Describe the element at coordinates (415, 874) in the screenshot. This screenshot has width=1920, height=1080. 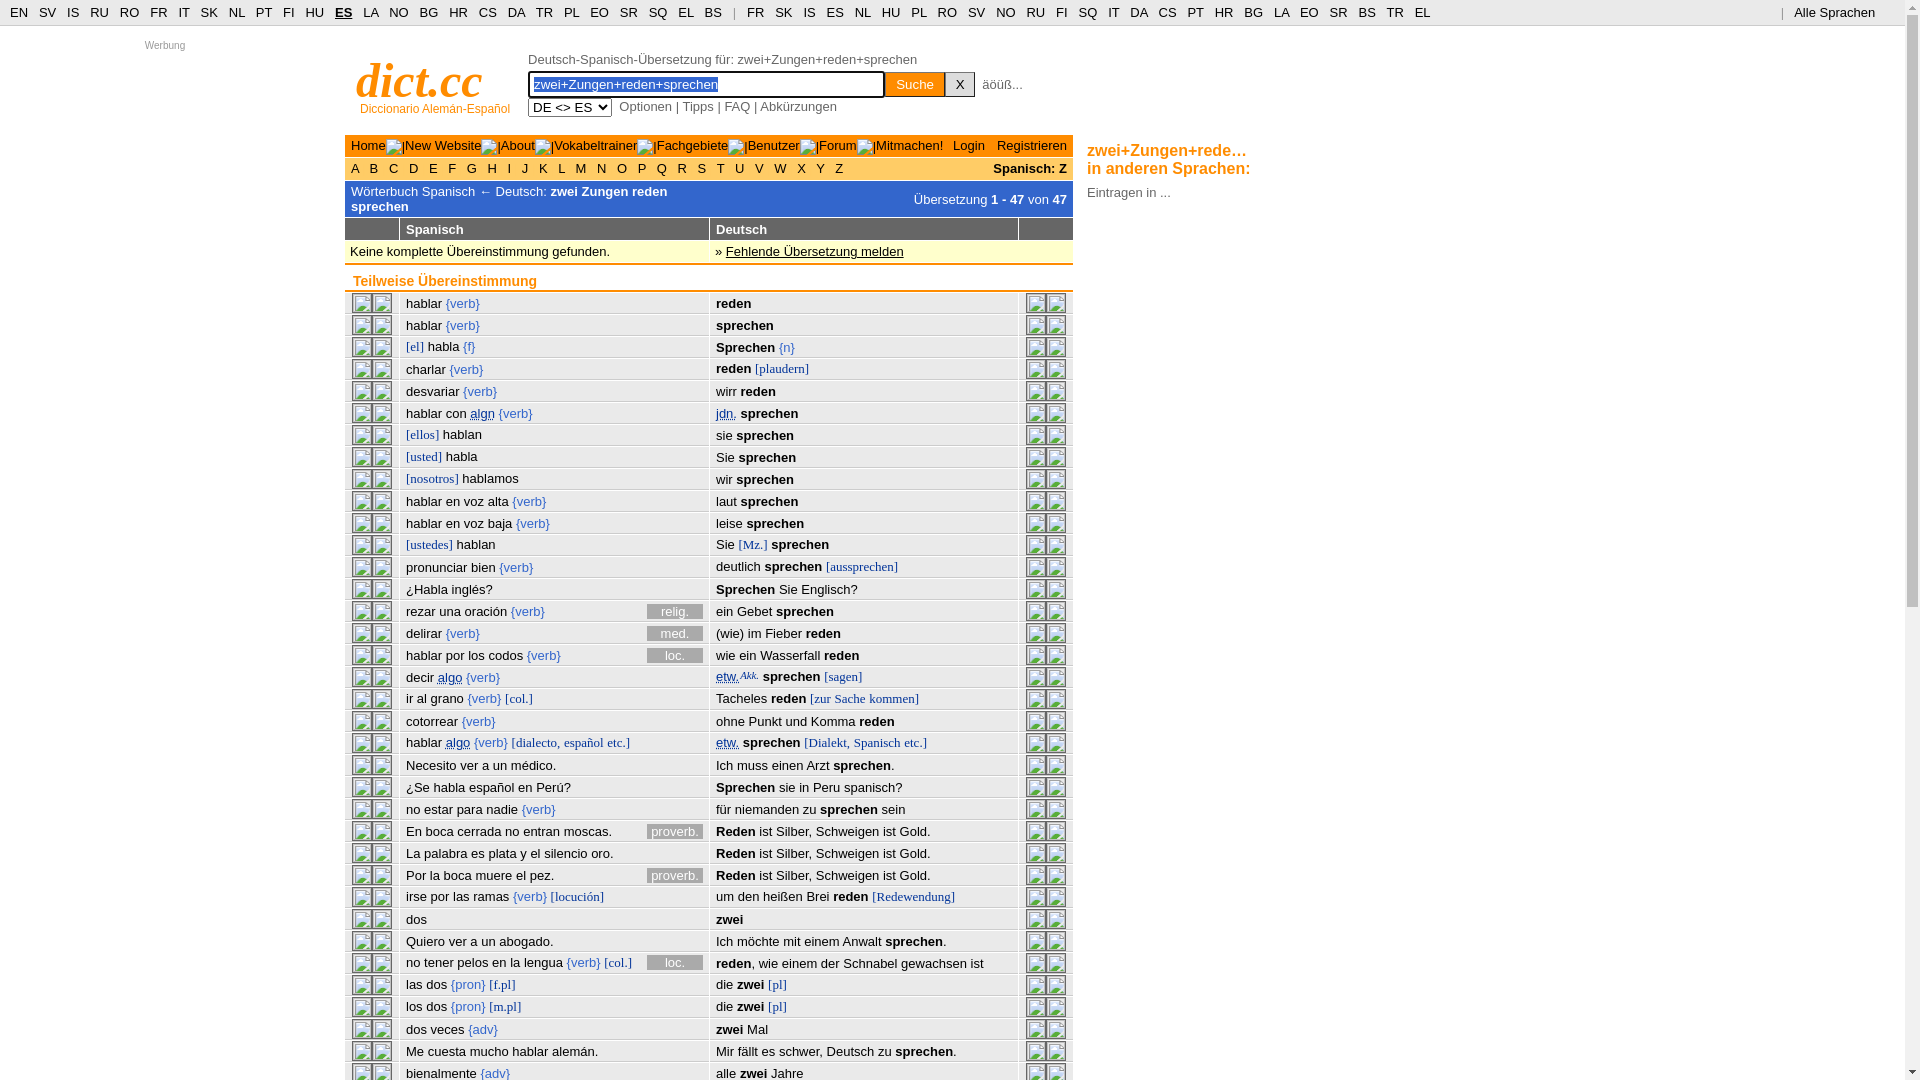
I see `'Por'` at that location.